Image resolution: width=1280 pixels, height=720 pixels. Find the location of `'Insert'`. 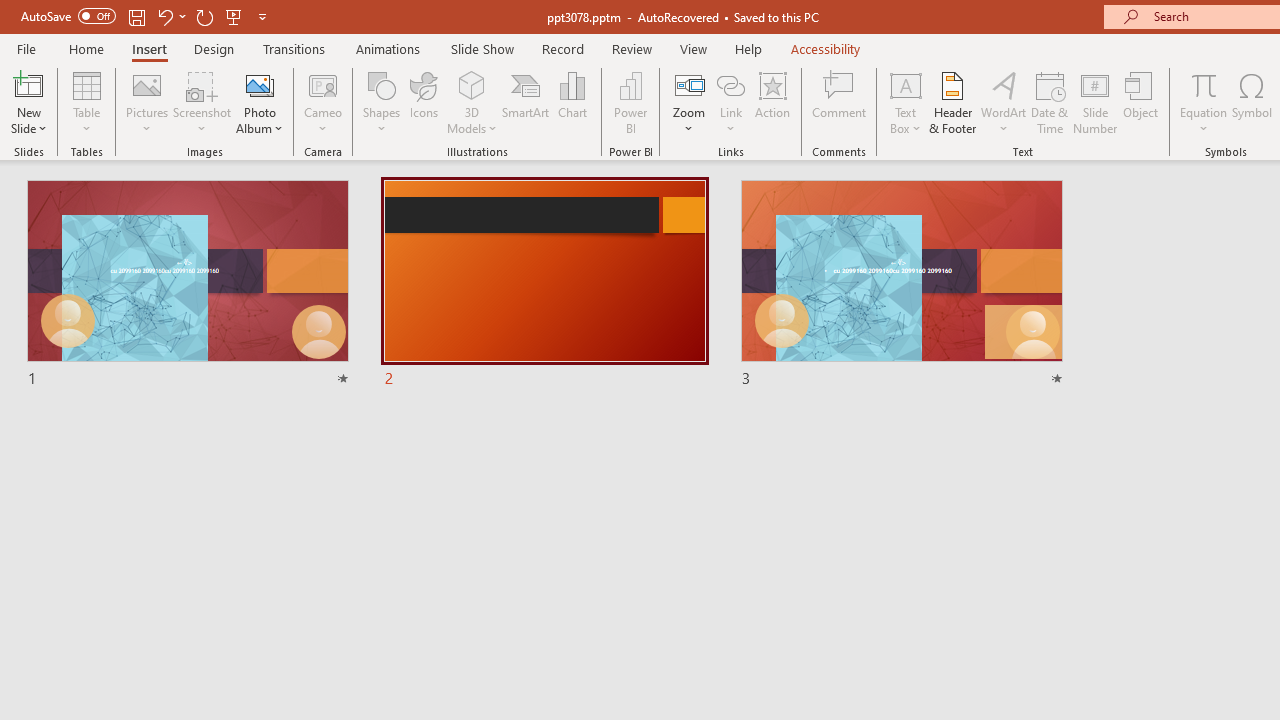

'Insert' is located at coordinates (148, 48).